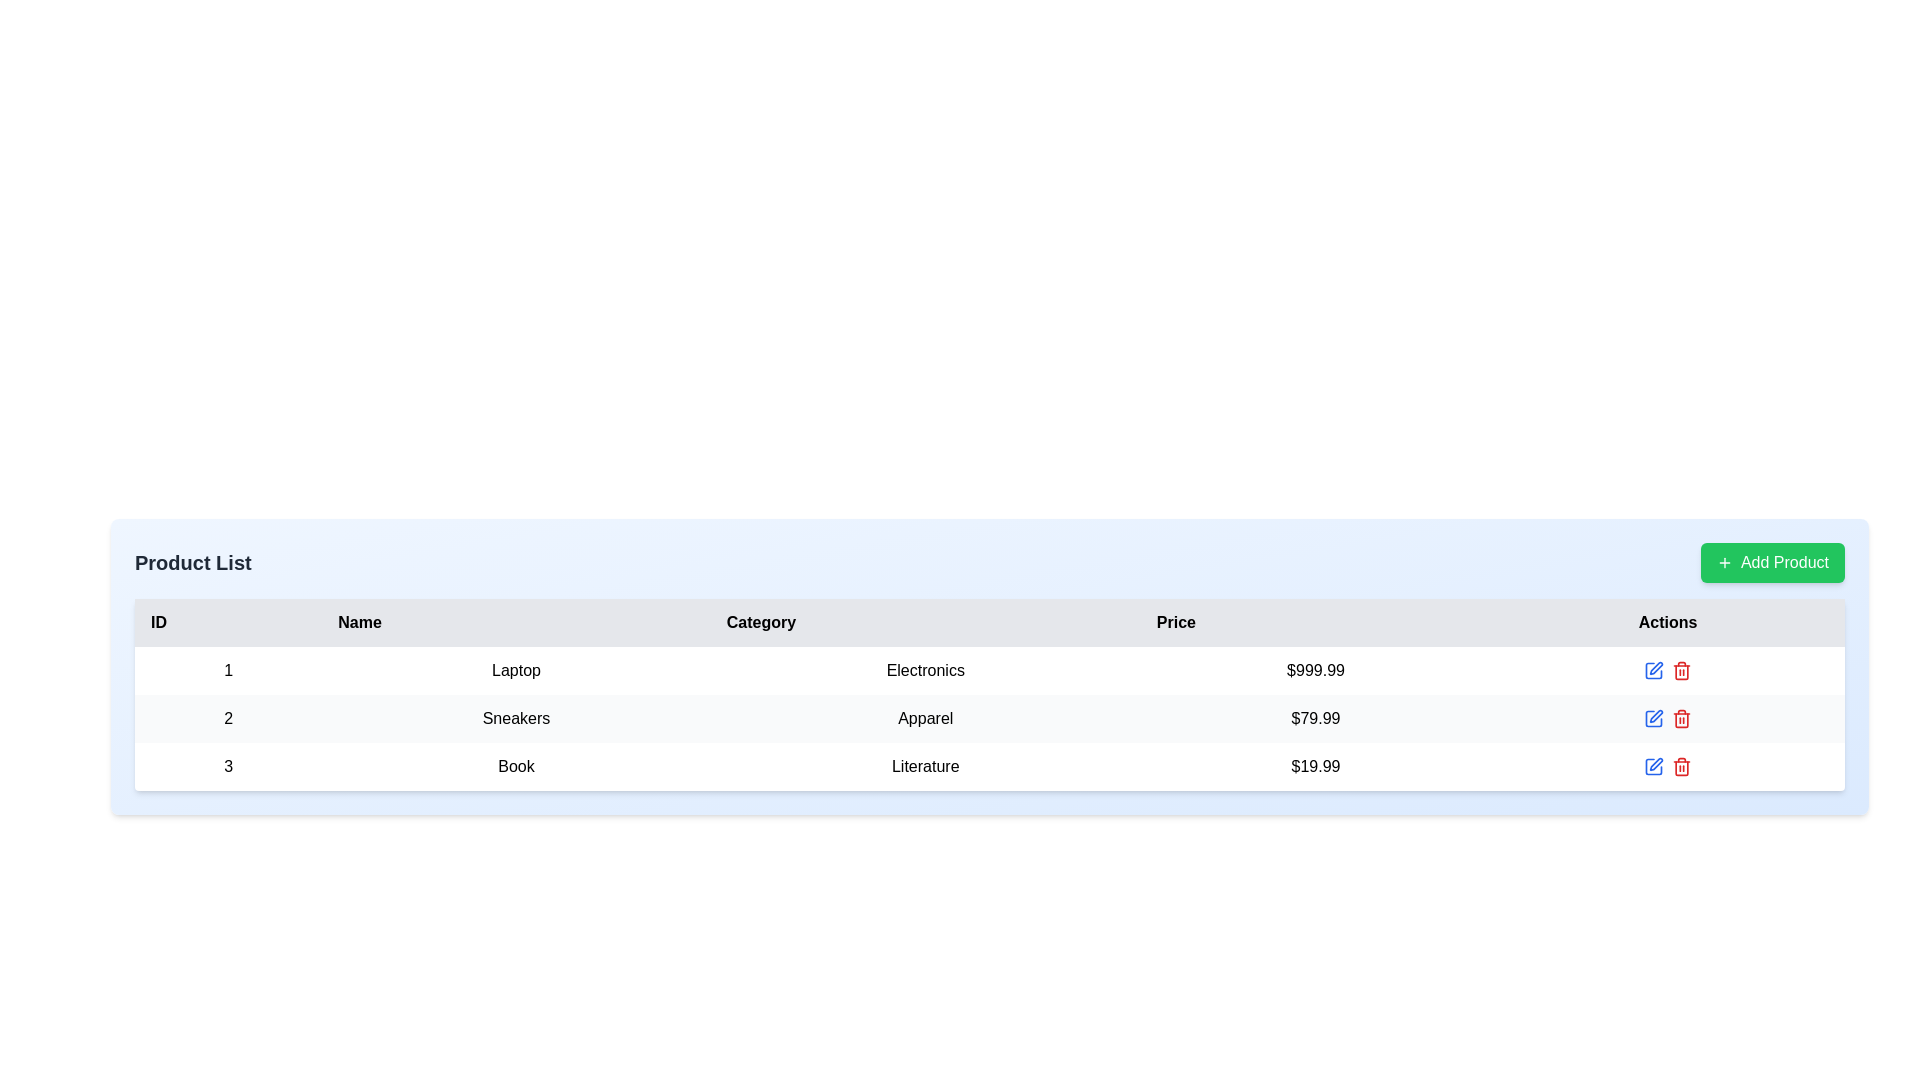 The height and width of the screenshot is (1080, 1920). I want to click on the small green plus sign icon within the 'Add Product' button in the top-right section of the display, so click(1723, 563).